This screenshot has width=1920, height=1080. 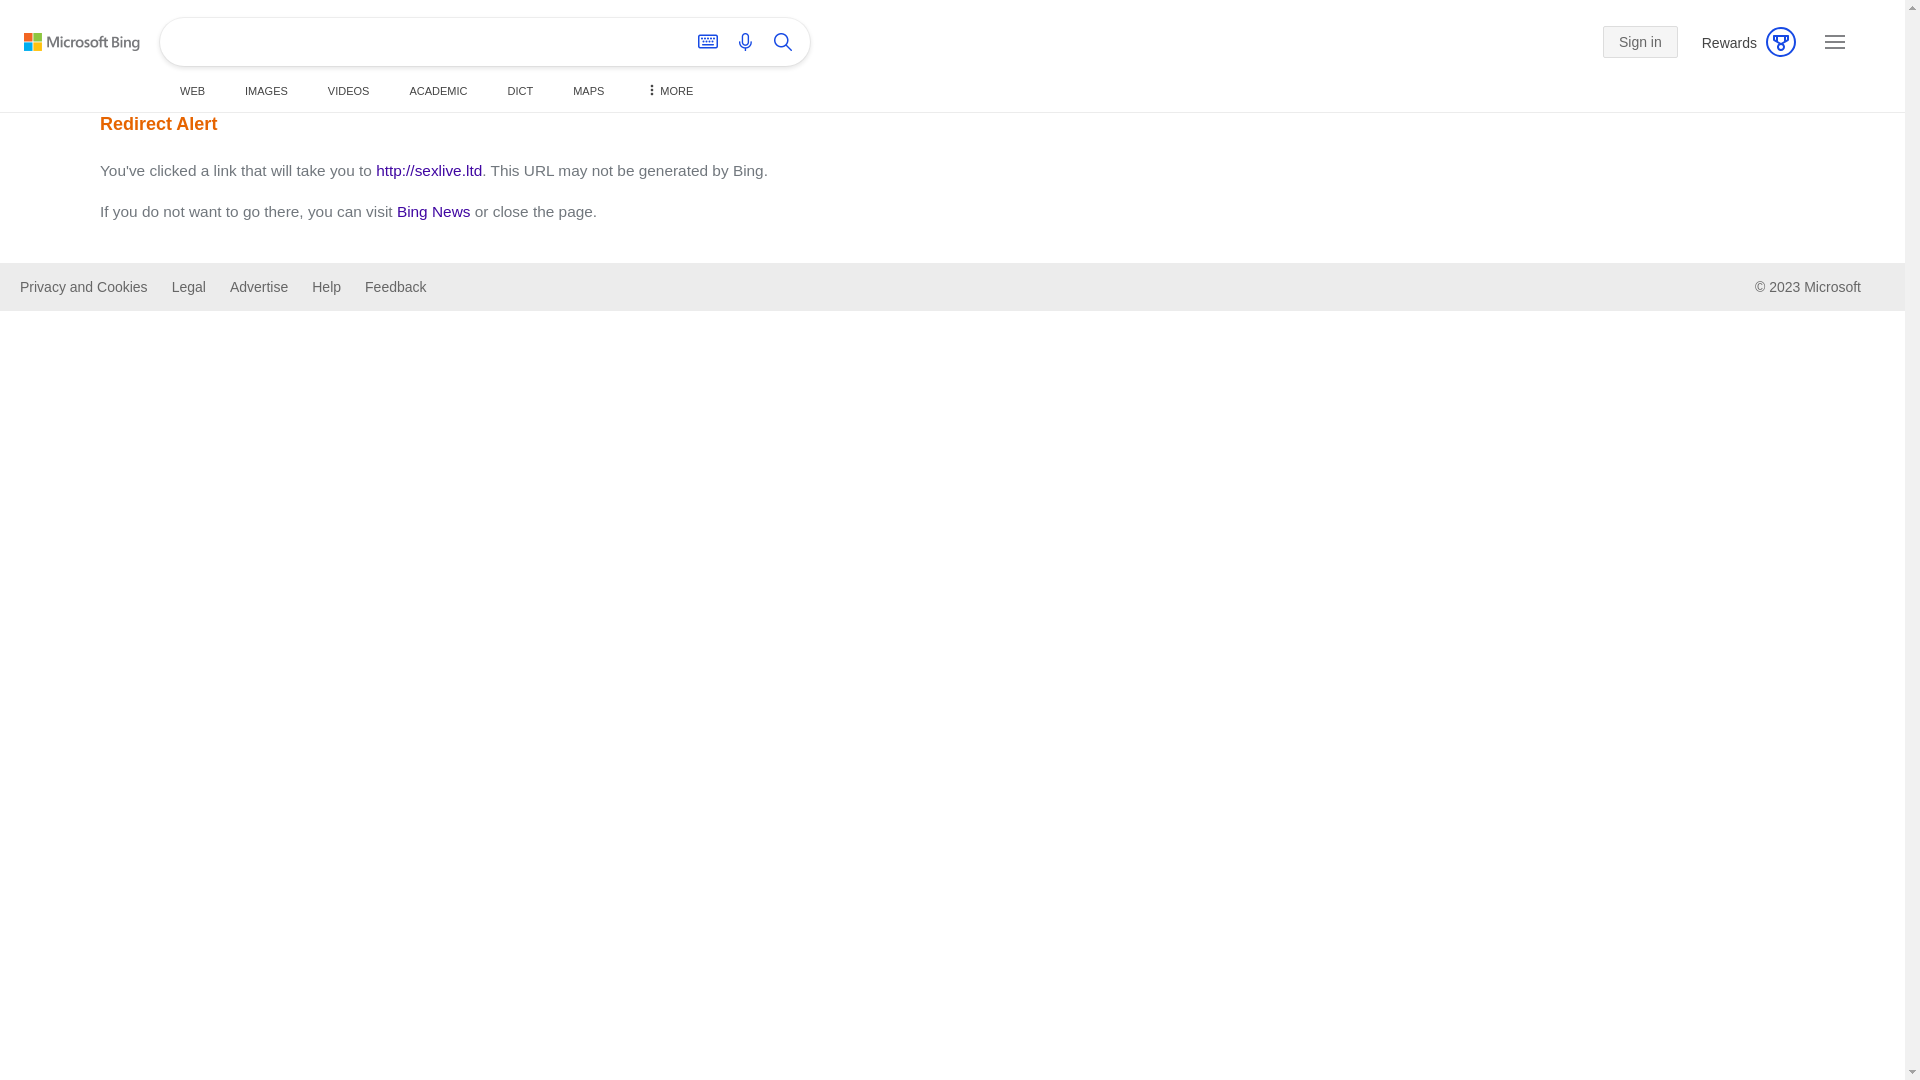 I want to click on 'VIDEOS', so click(x=349, y=91).